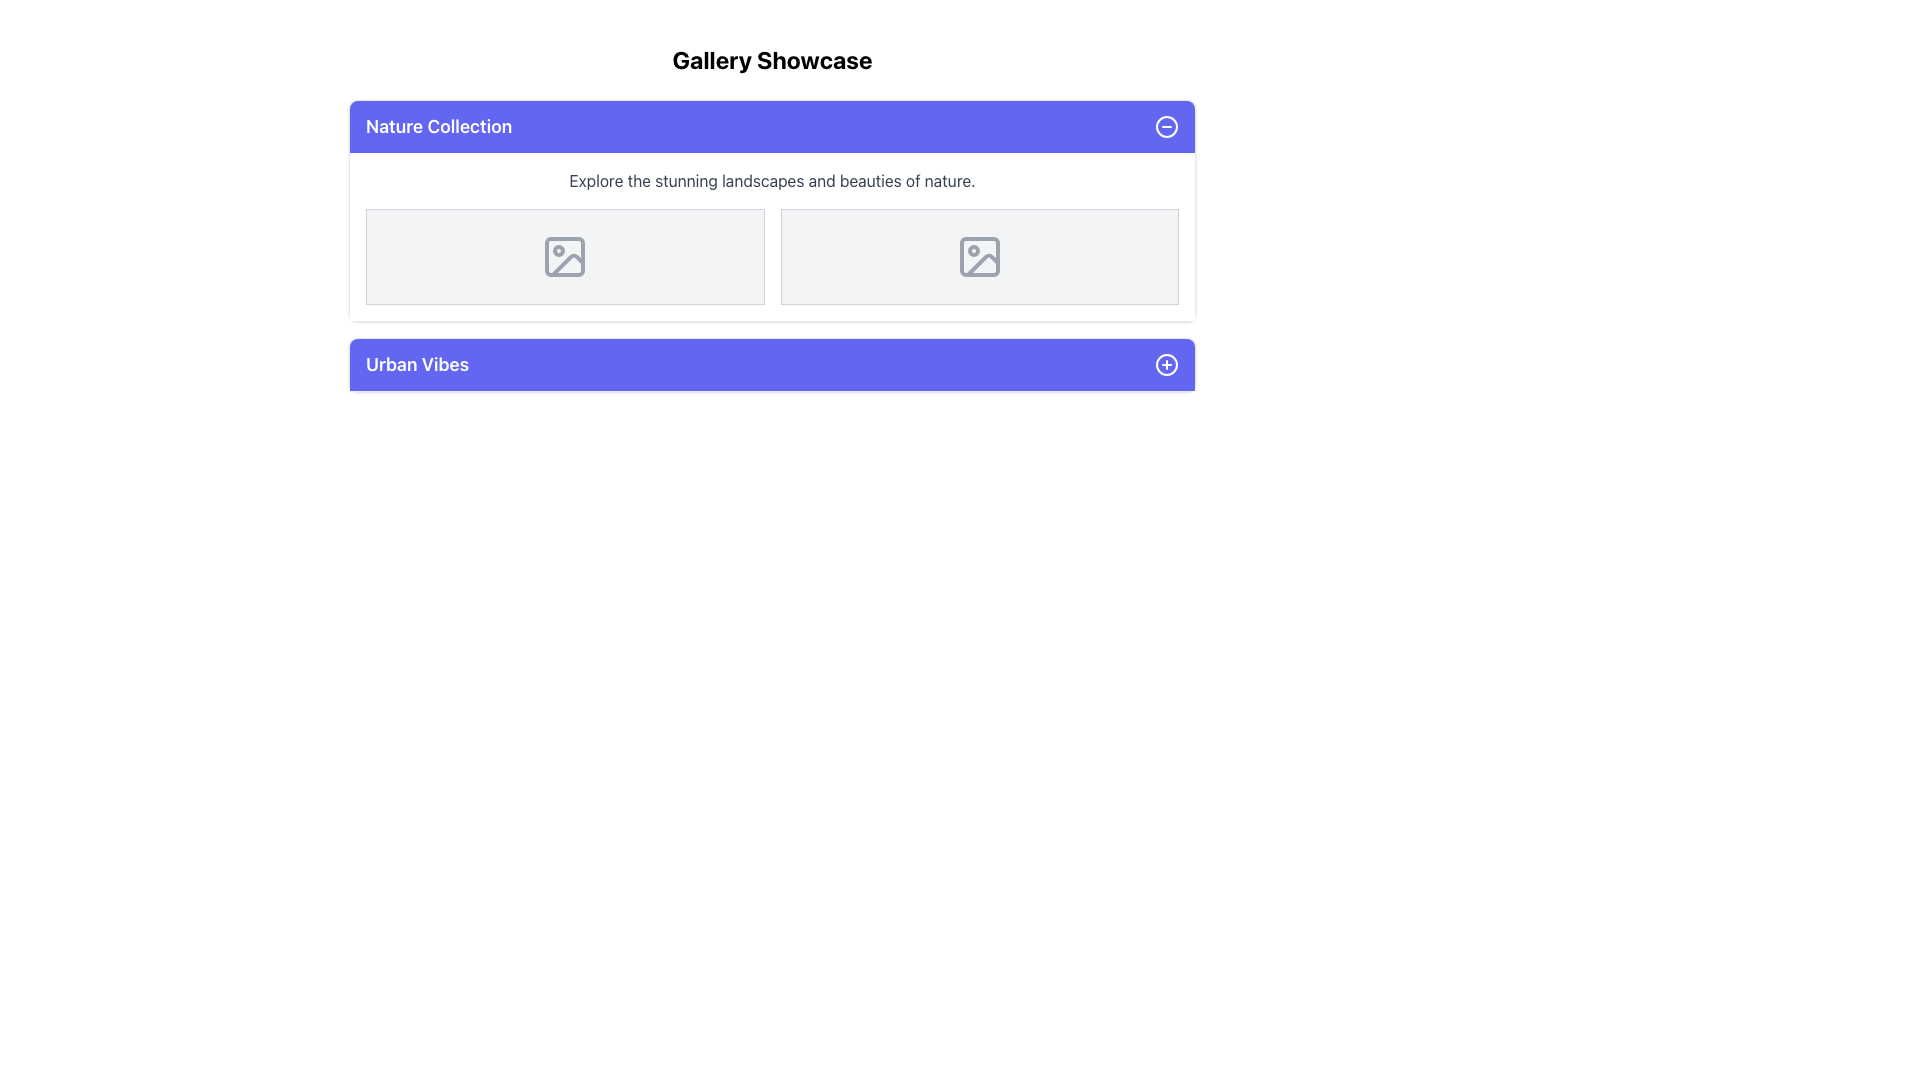 Image resolution: width=1920 pixels, height=1080 pixels. What do you see at coordinates (1166, 127) in the screenshot?
I see `the circular button with a minus symbol located in the top-right corner of the 'Nature Collection' section to observe potential tooltip or visual feedback` at bounding box center [1166, 127].